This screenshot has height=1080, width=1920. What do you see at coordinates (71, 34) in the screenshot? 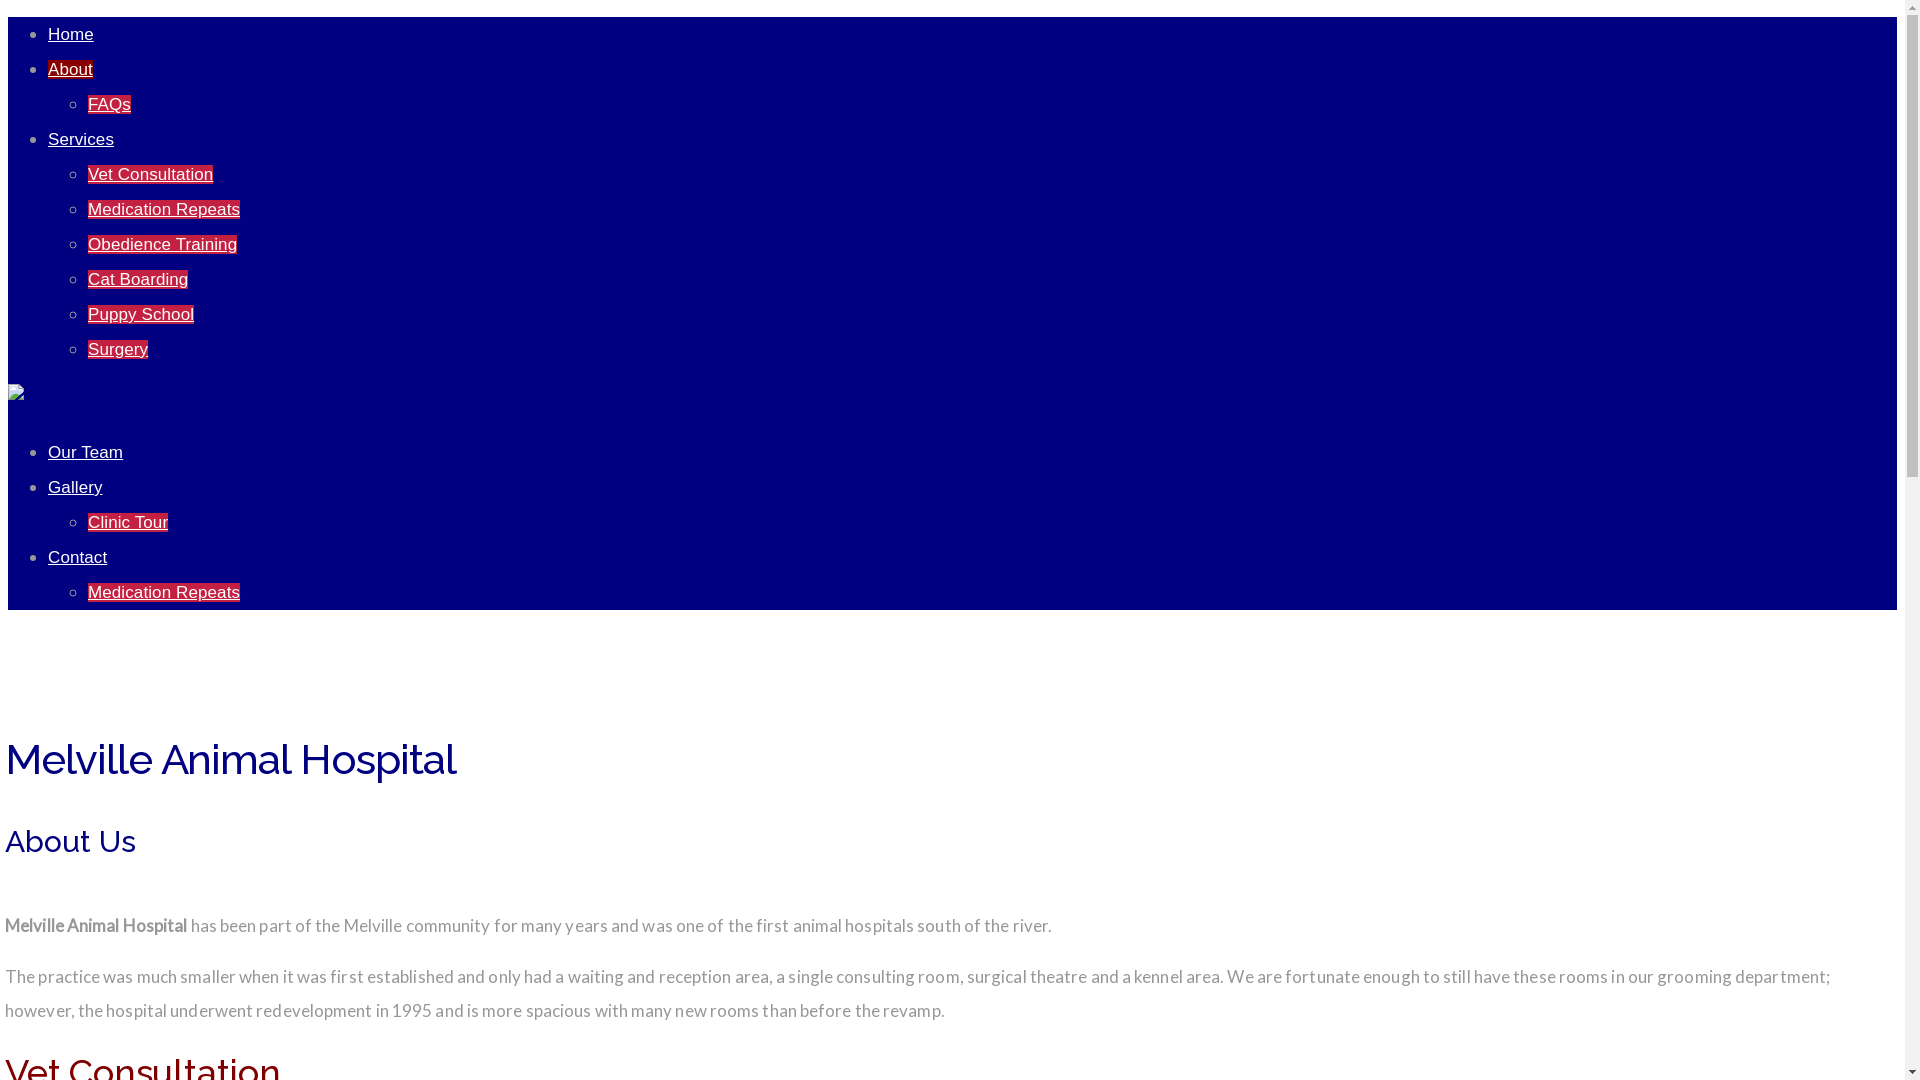
I see `'Home'` at bounding box center [71, 34].